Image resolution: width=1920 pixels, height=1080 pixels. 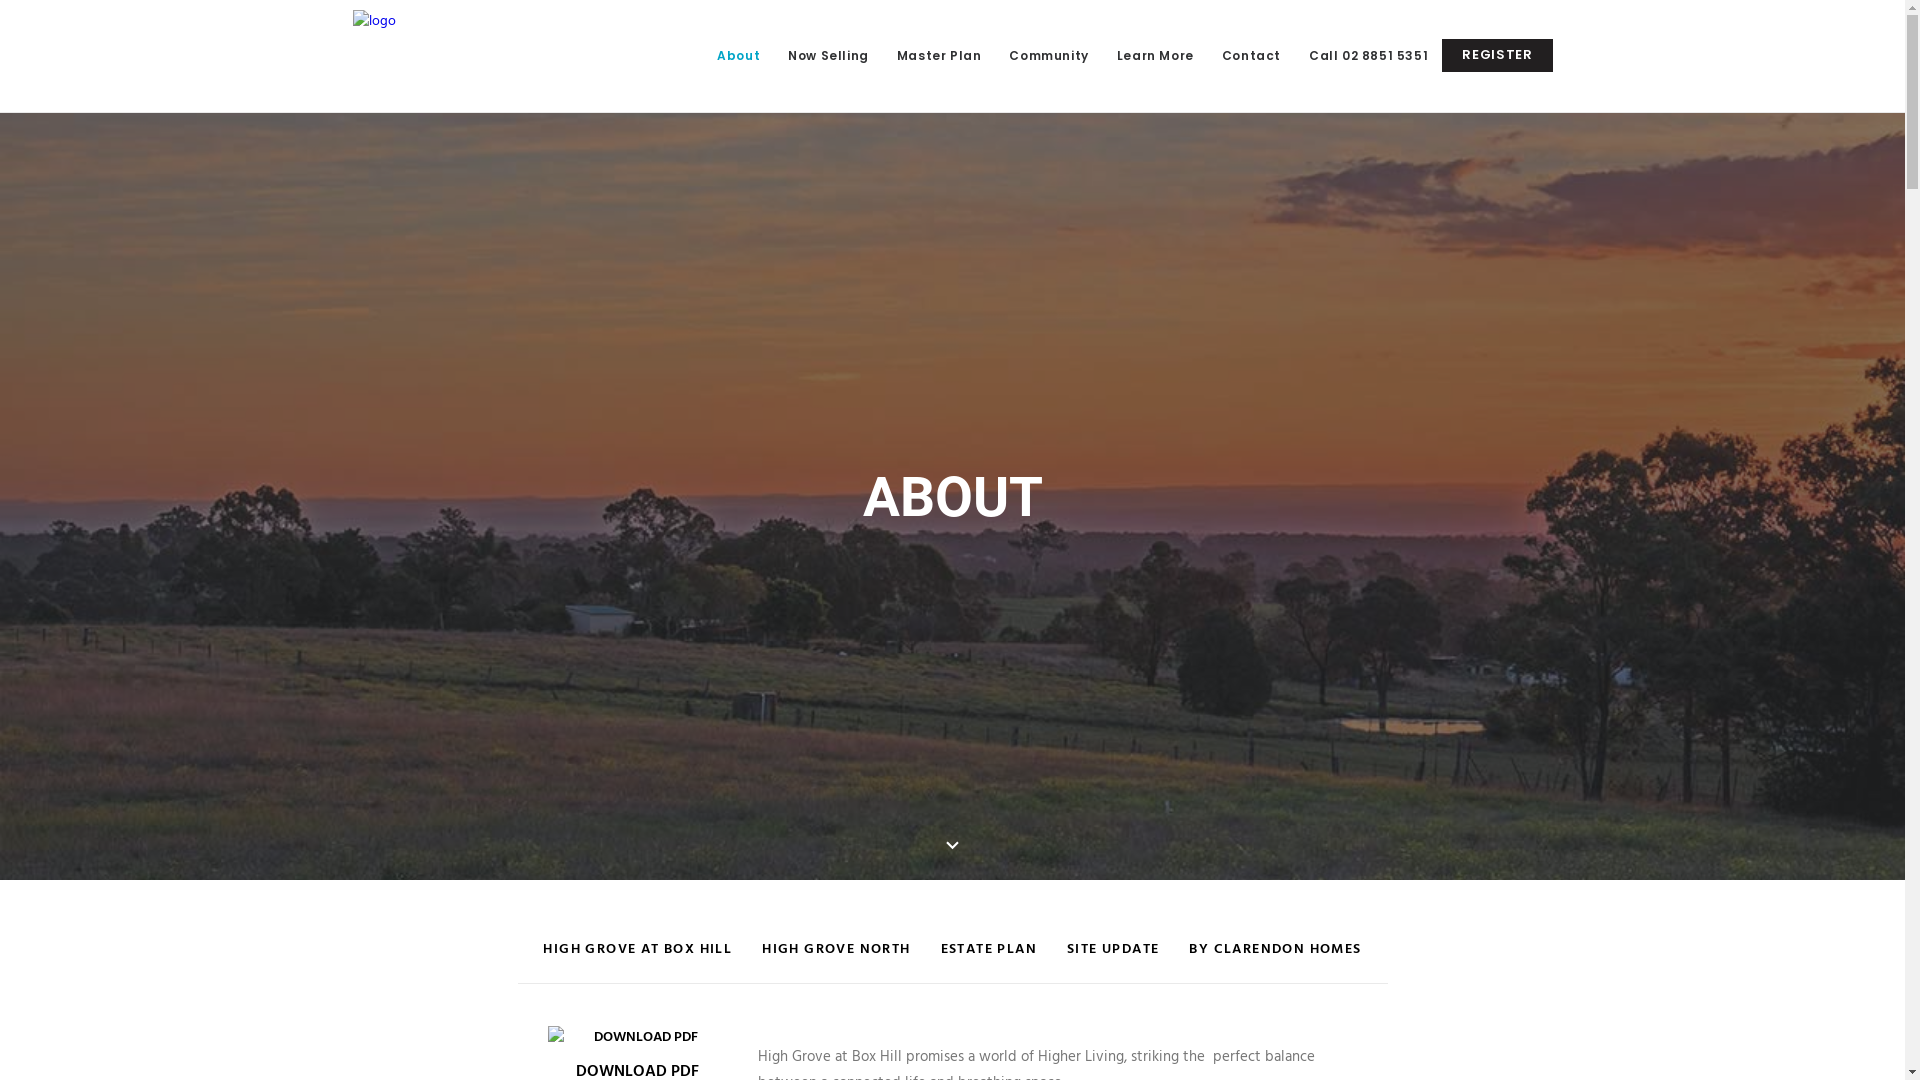 What do you see at coordinates (882, 55) in the screenshot?
I see `'Master Plan'` at bounding box center [882, 55].